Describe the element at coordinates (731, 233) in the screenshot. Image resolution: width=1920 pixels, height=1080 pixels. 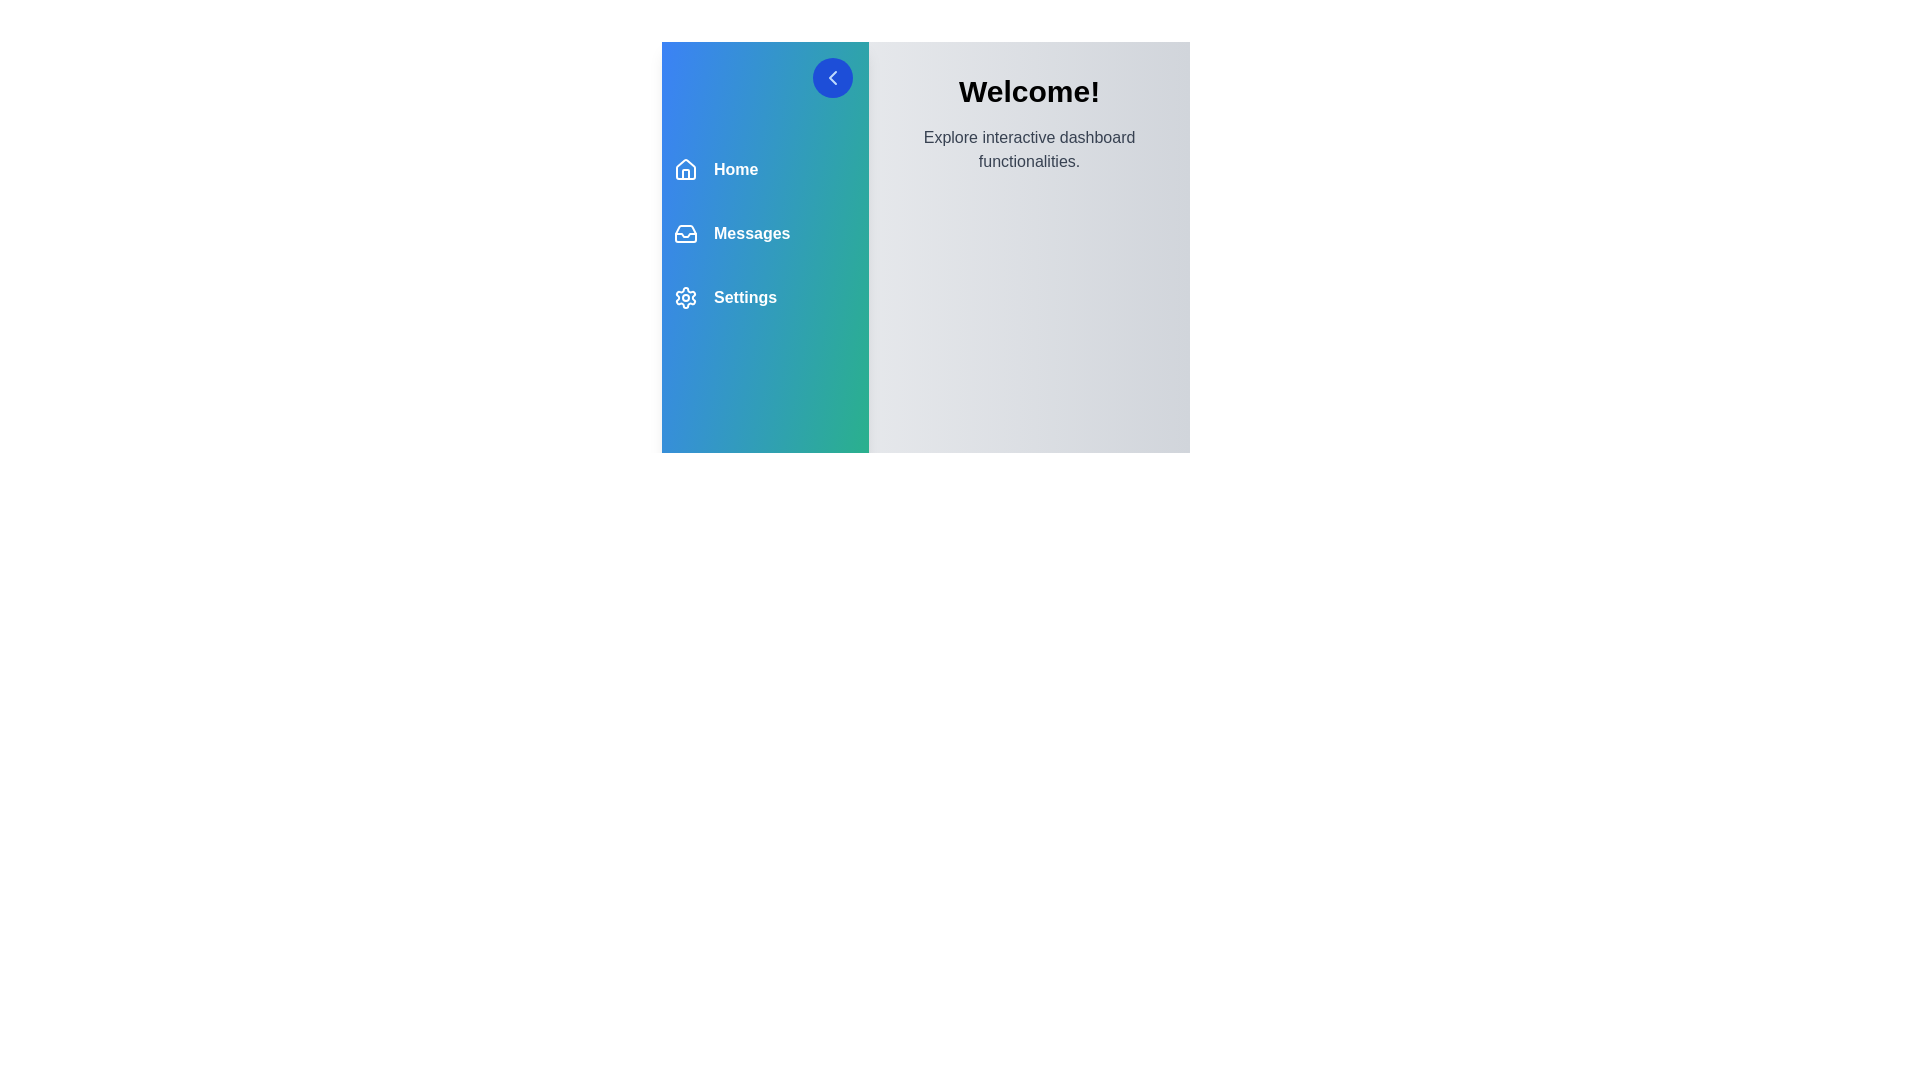
I see `the Navigation Button that leads to the Messages section of the application for keyboard navigation` at that location.